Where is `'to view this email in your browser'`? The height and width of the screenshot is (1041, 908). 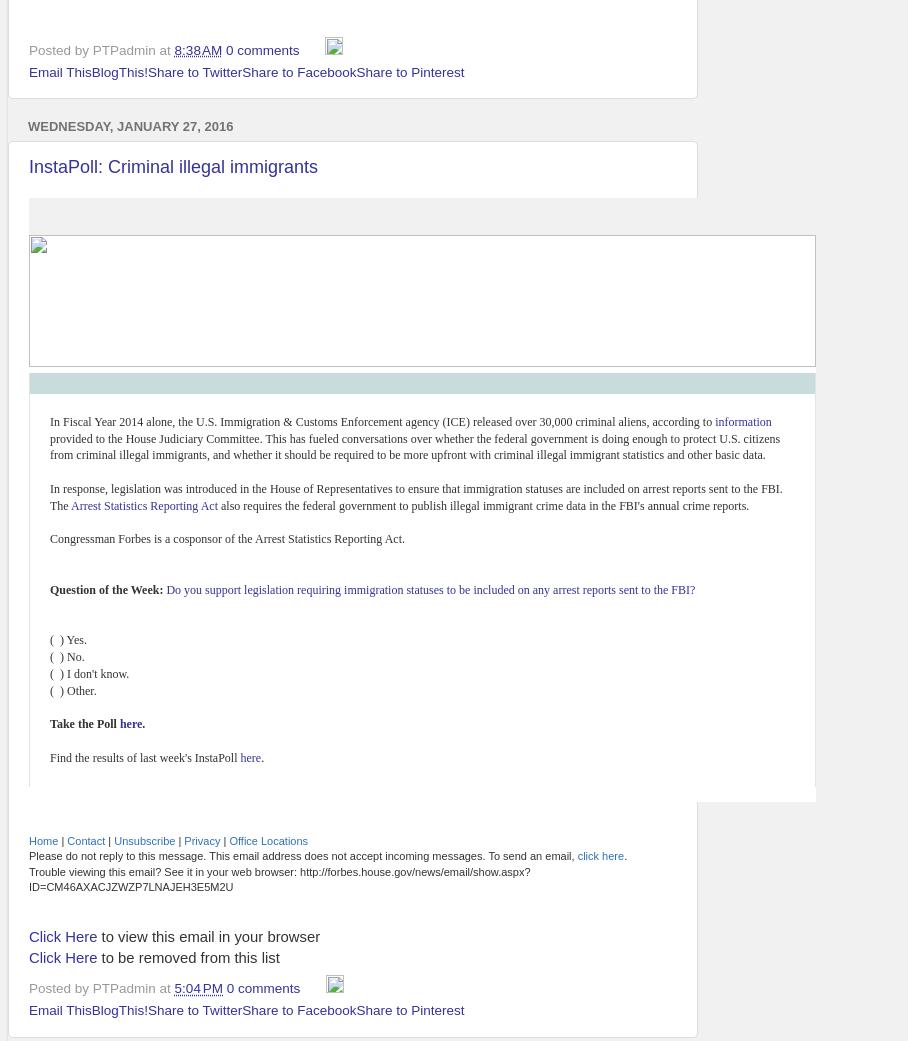
'to view this email in your browser' is located at coordinates (208, 936).